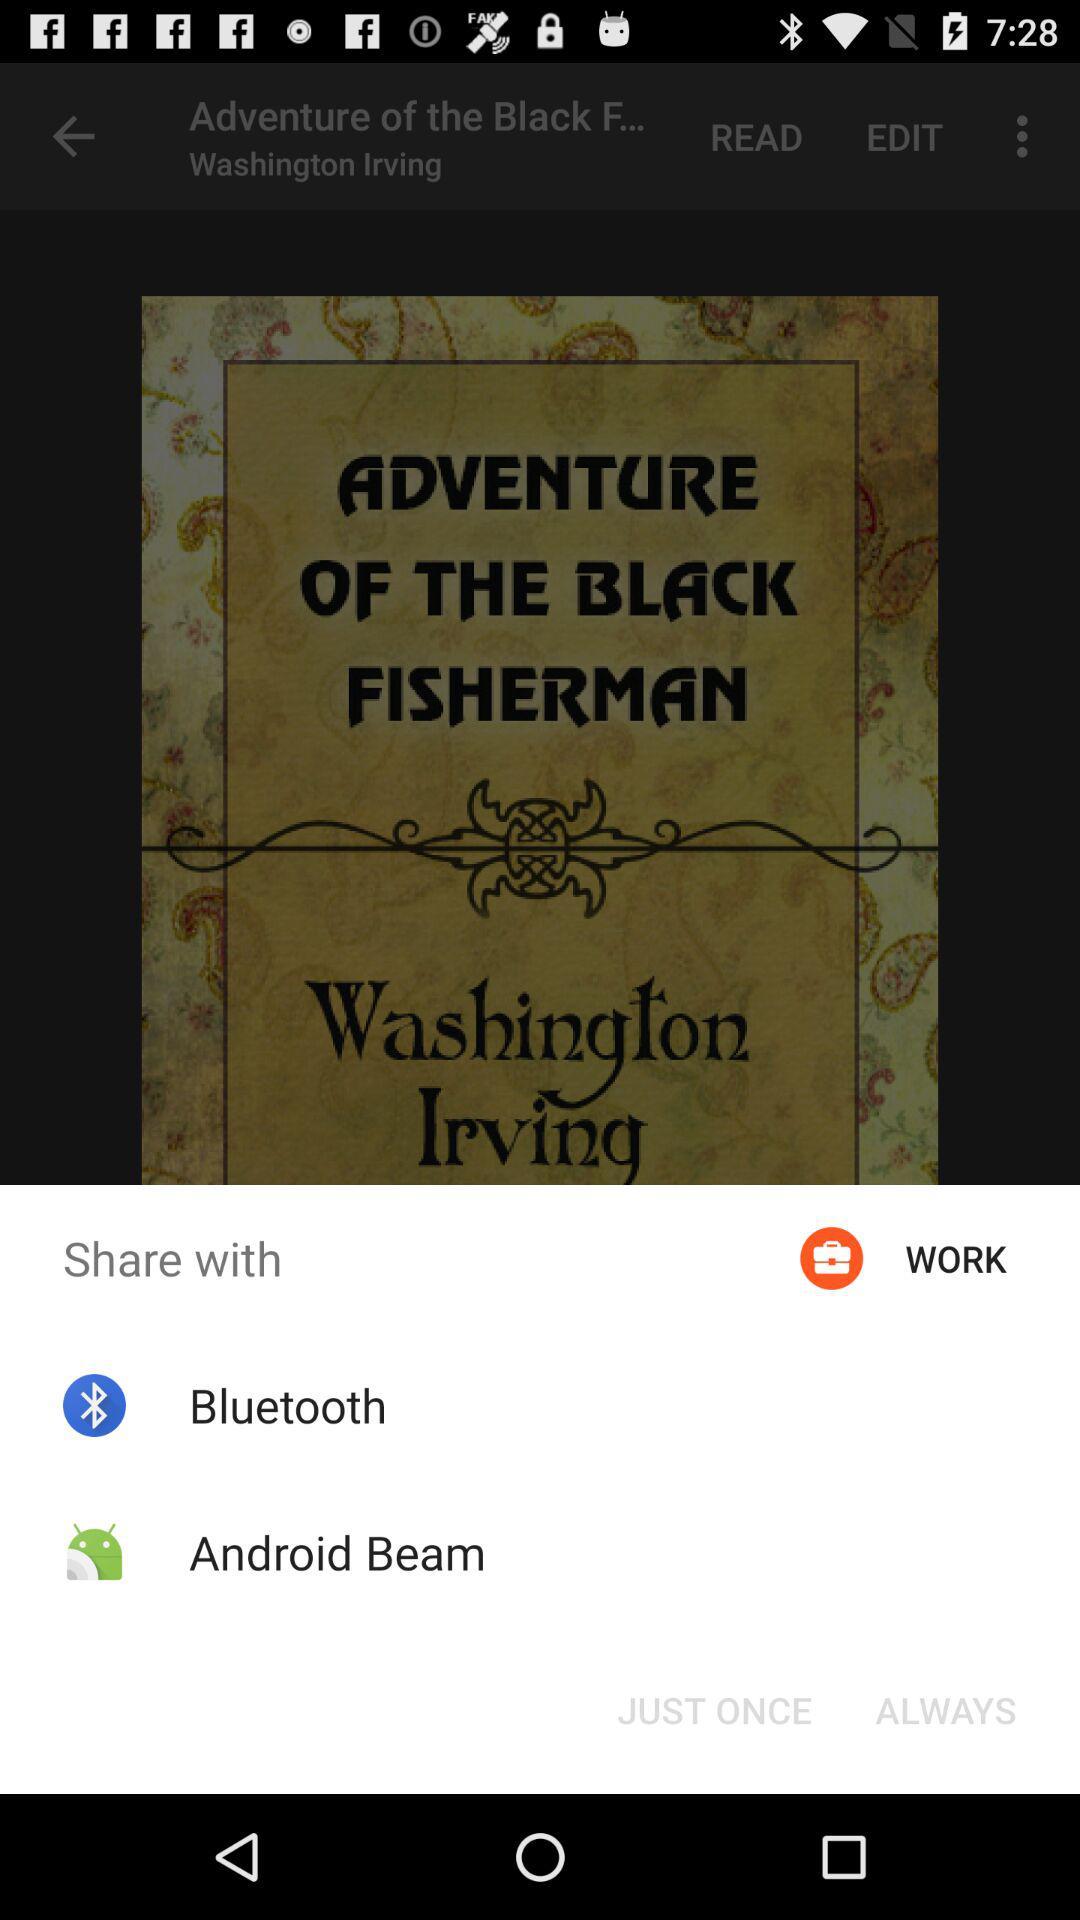 The height and width of the screenshot is (1920, 1080). I want to click on the always button, so click(945, 1708).